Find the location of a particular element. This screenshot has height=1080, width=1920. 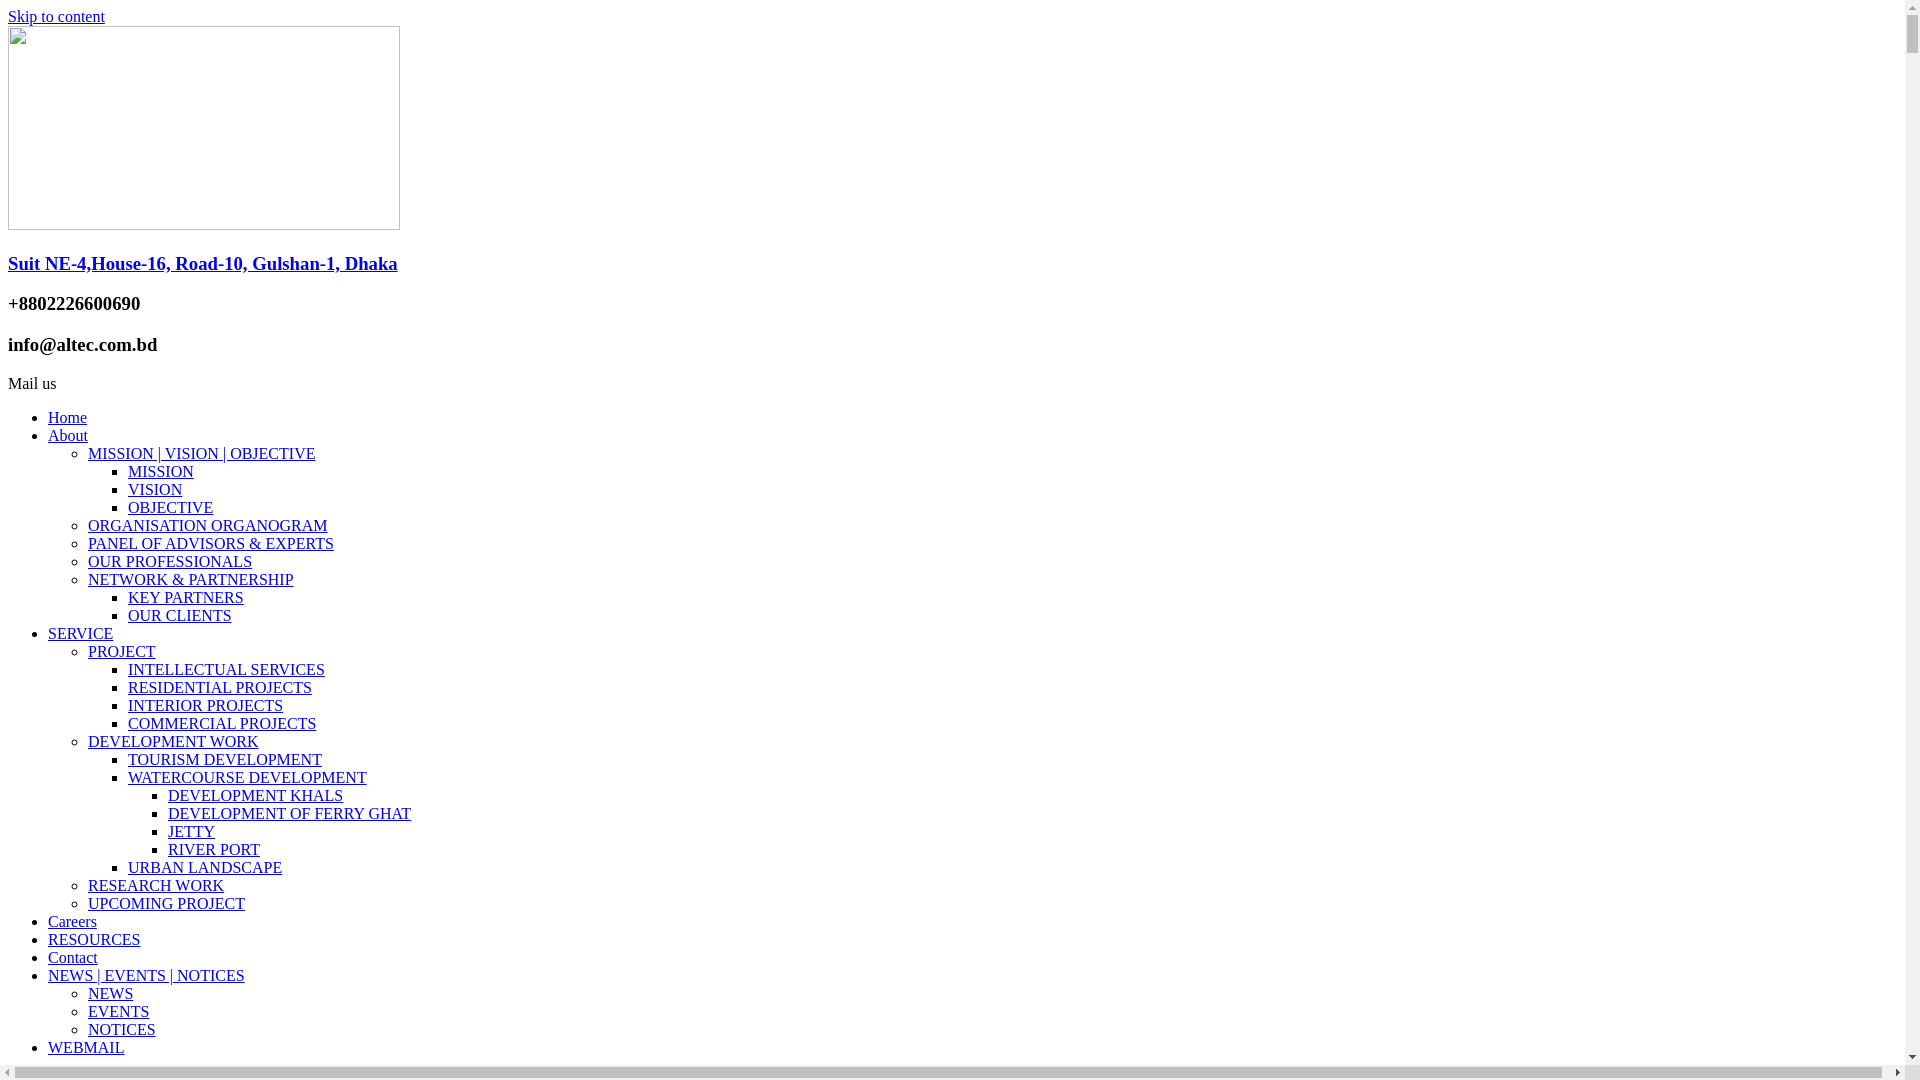

'JETTY' is located at coordinates (191, 831).